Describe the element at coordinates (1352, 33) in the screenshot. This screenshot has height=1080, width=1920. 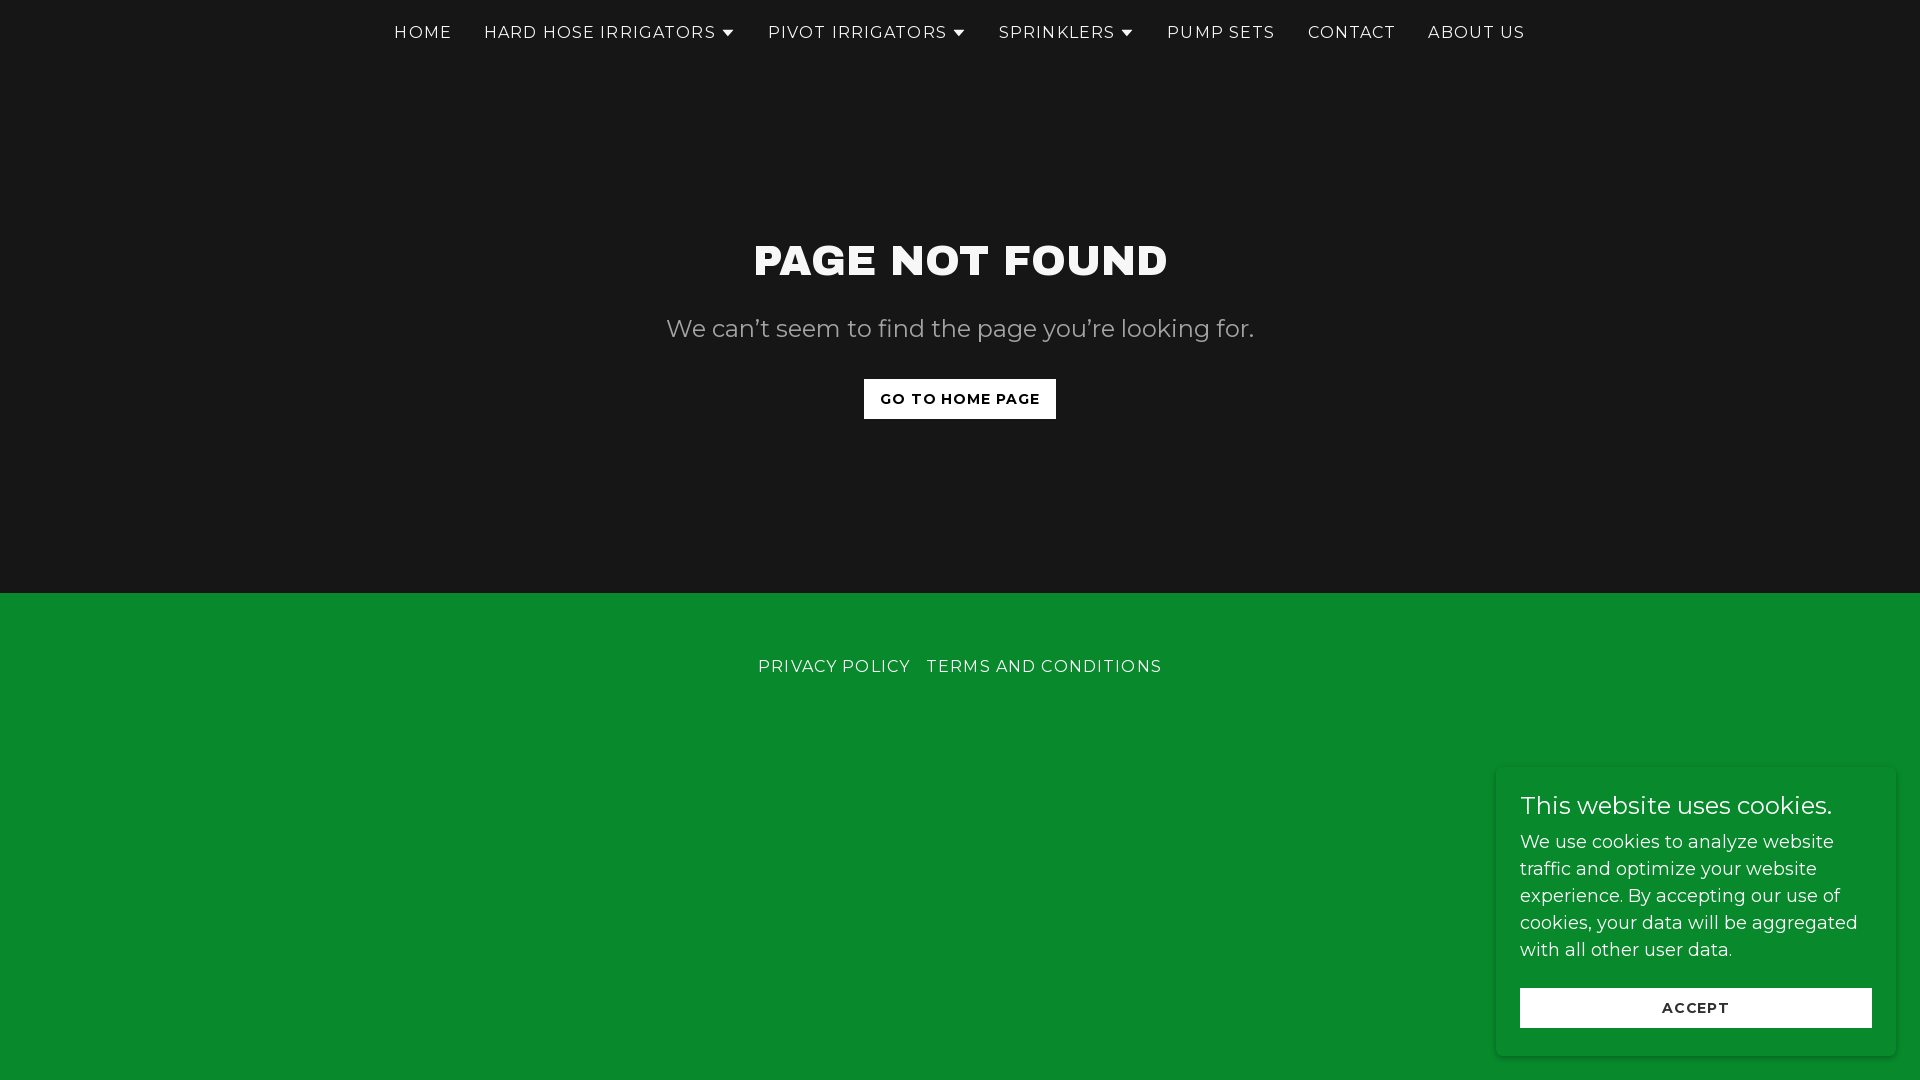
I see `'CONTACT'` at that location.